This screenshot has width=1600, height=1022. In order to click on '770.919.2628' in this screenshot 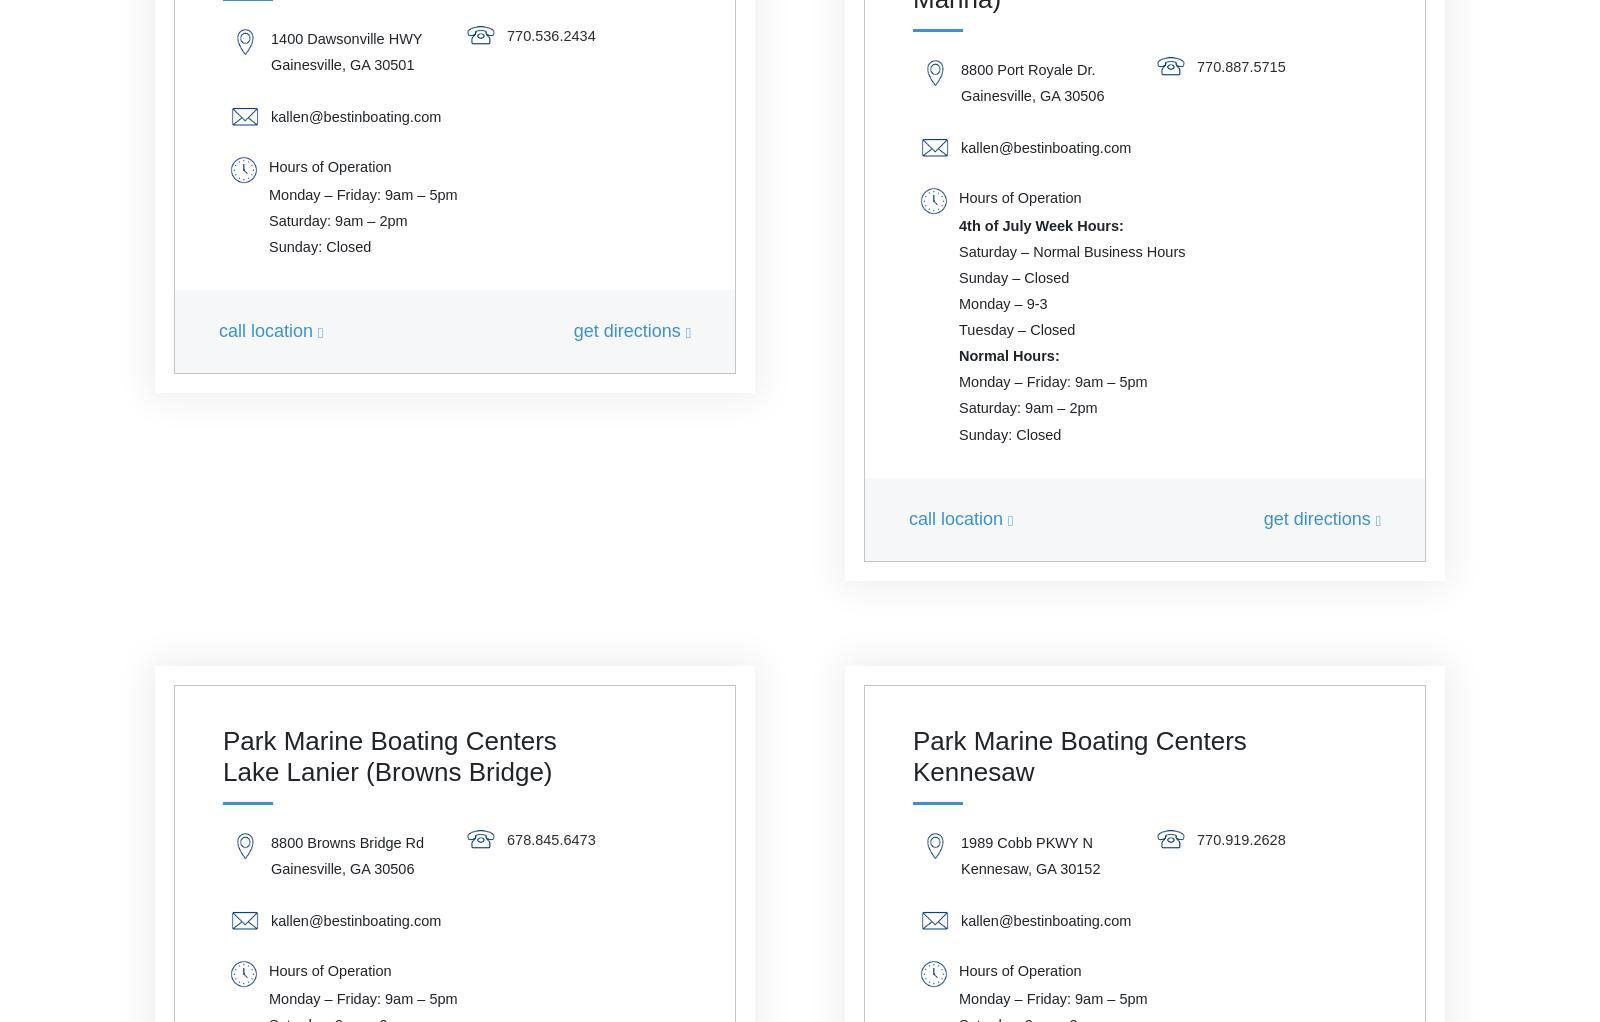, I will do `click(1239, 838)`.